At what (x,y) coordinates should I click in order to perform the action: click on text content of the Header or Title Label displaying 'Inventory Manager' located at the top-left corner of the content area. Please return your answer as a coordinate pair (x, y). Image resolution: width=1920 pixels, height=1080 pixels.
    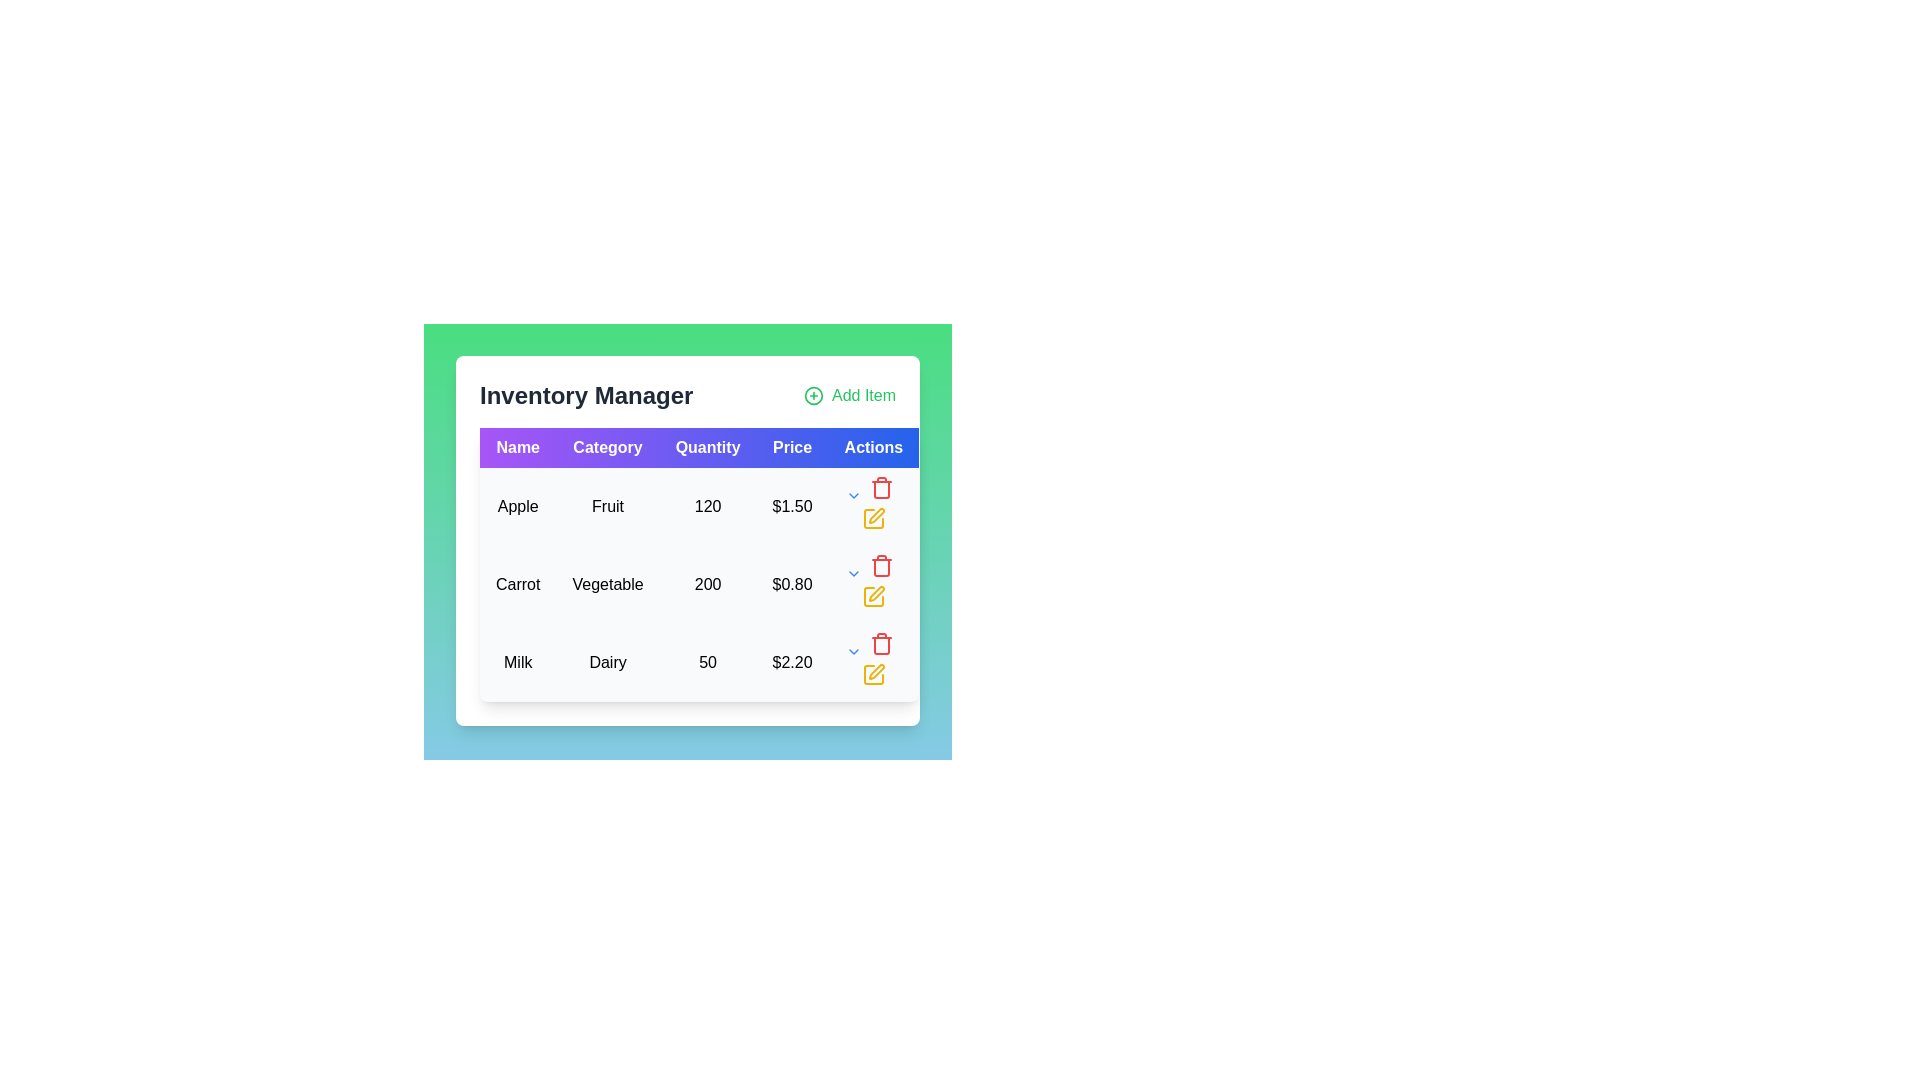
    Looking at the image, I should click on (585, 396).